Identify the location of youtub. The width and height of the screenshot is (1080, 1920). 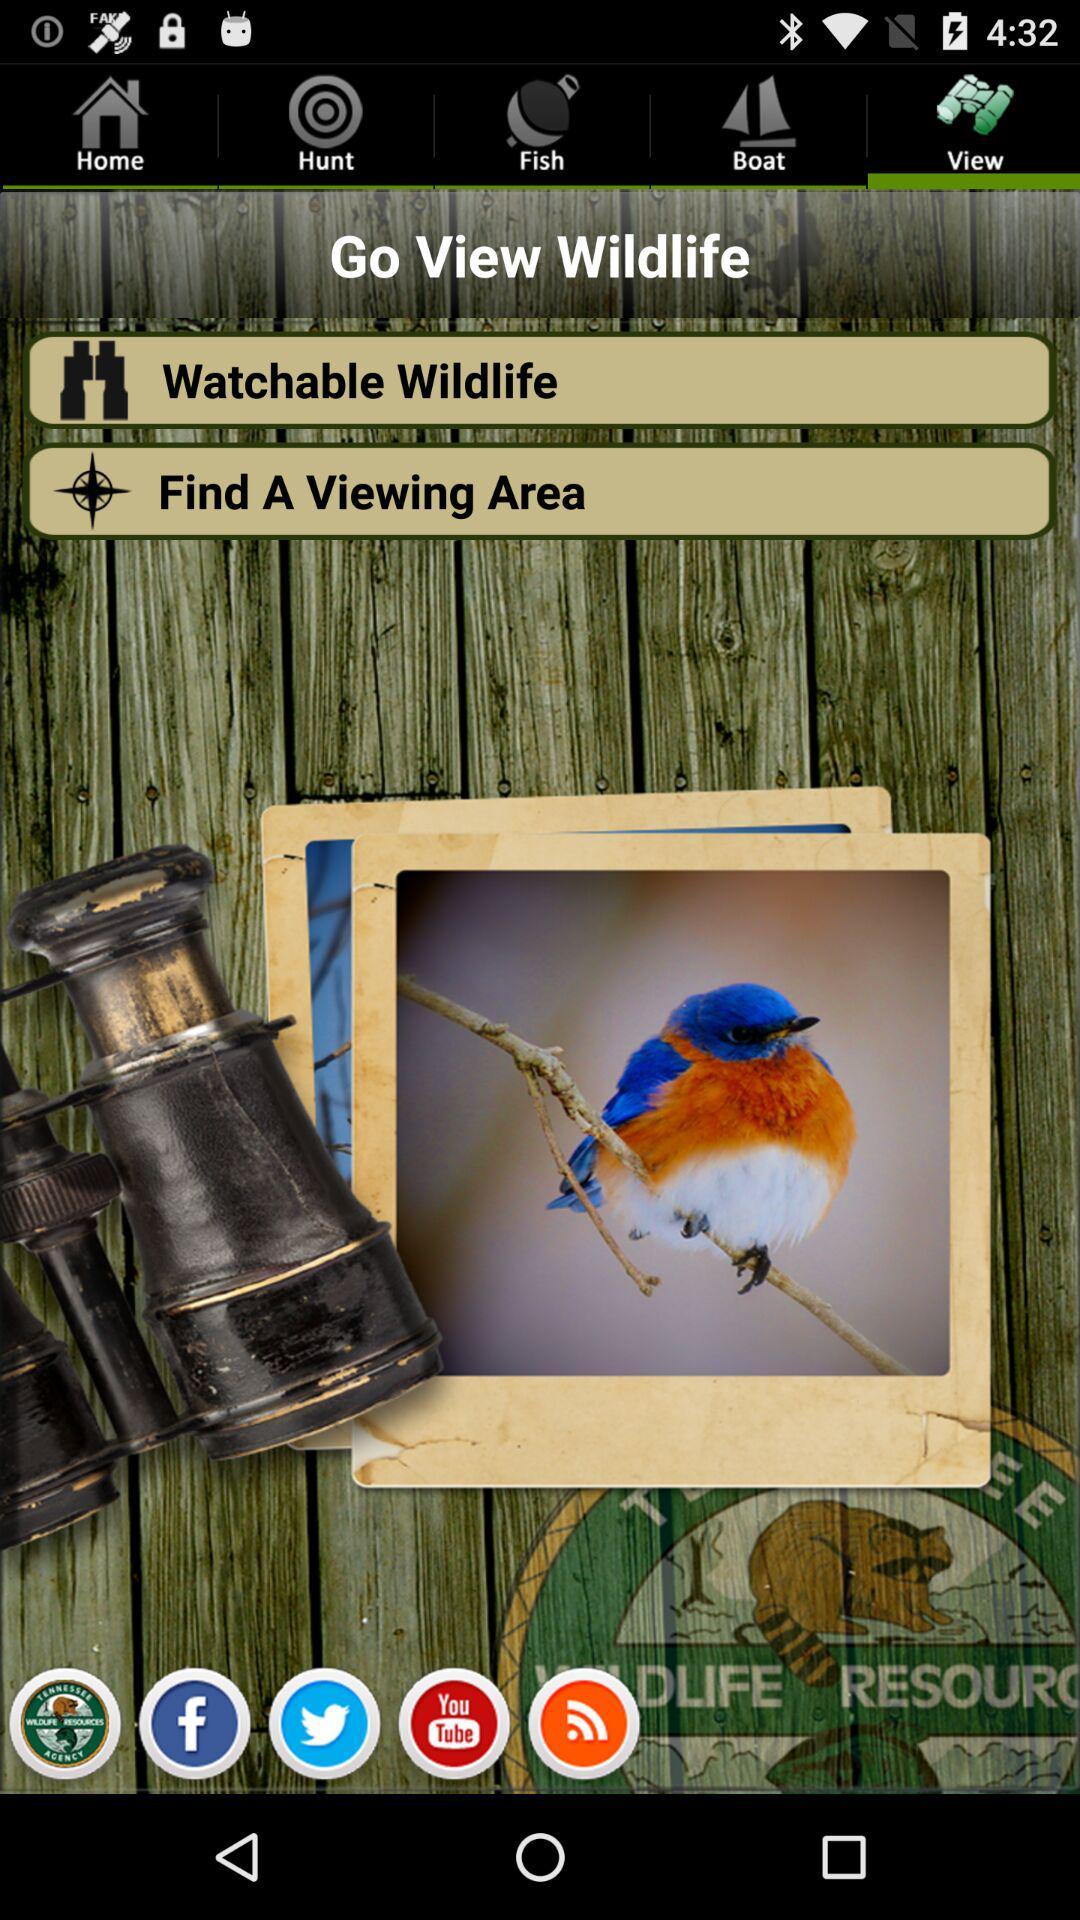
(454, 1728).